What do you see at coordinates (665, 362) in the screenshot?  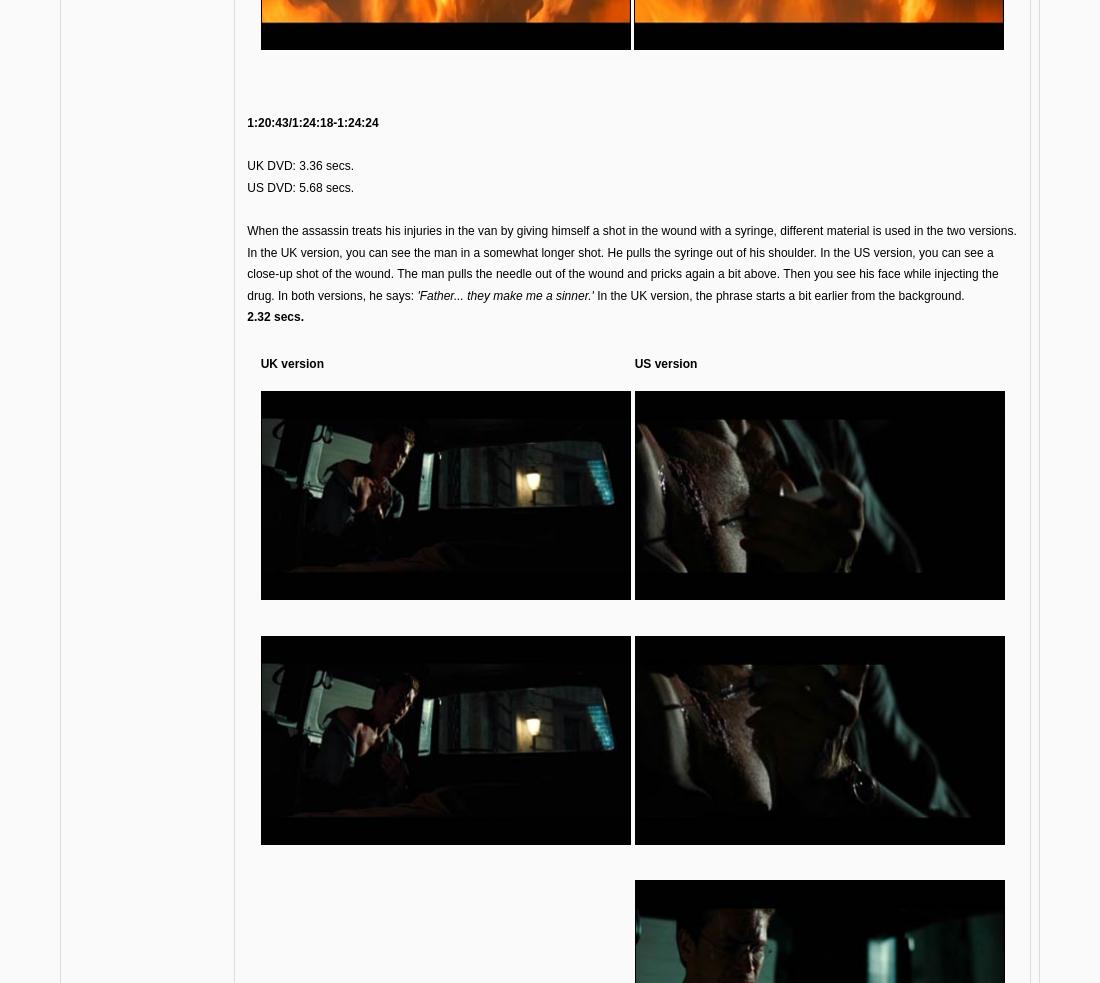 I see `'US version'` at bounding box center [665, 362].